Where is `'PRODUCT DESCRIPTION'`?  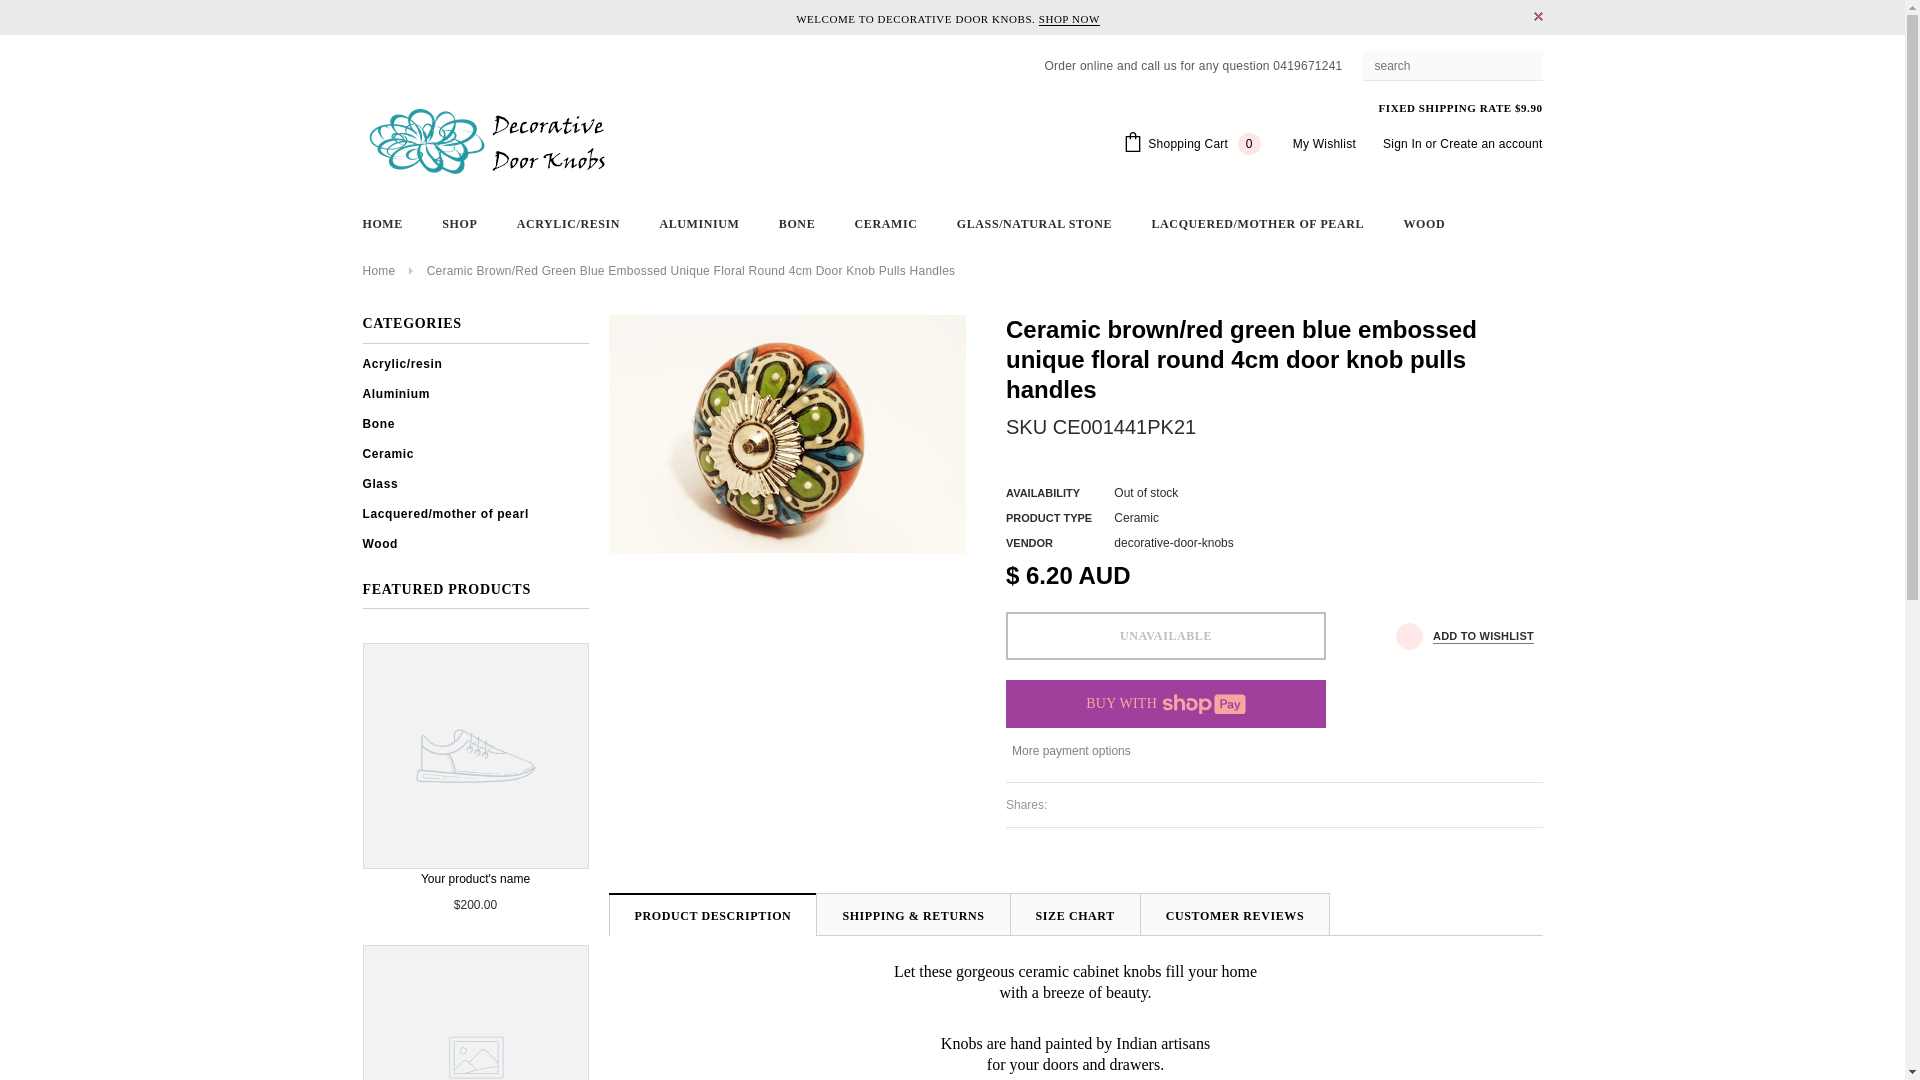
'PRODUCT DESCRIPTION' is located at coordinates (607, 915).